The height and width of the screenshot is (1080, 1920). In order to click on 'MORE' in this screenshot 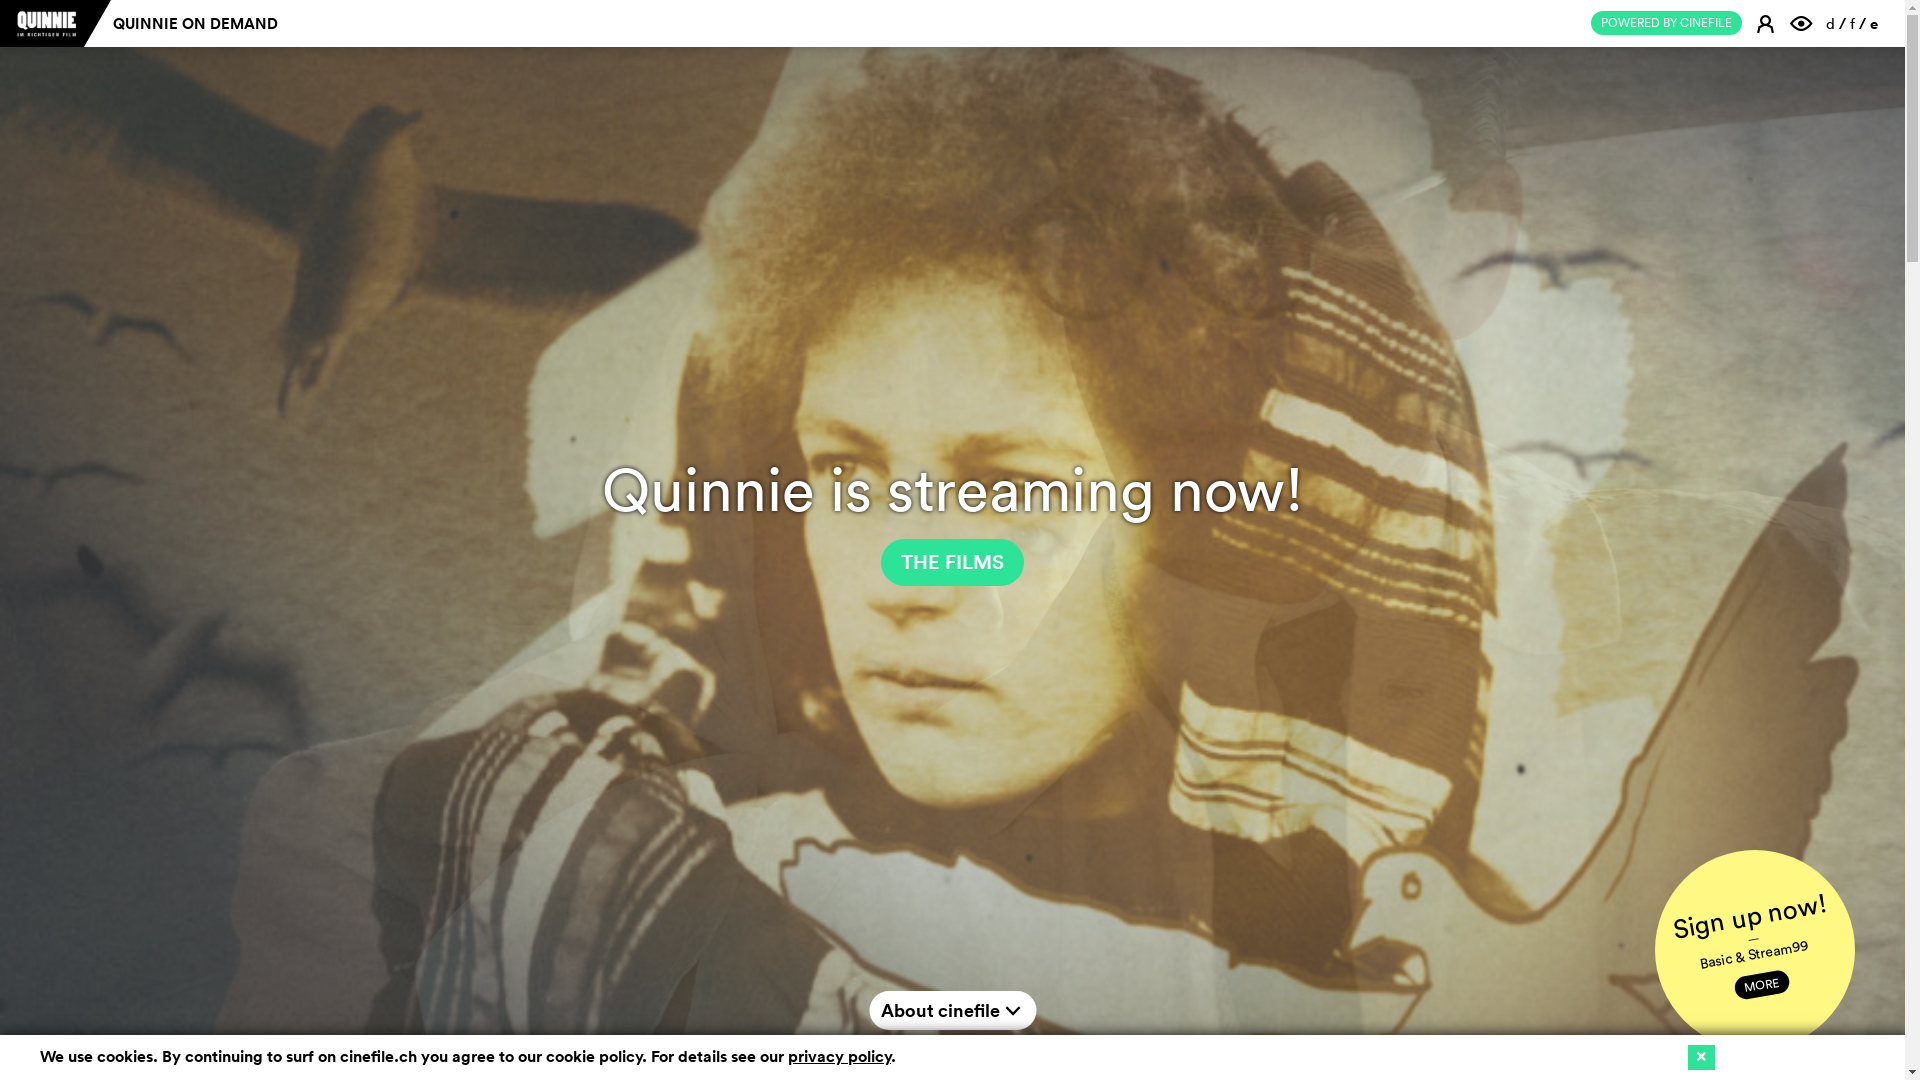, I will do `click(1760, 979)`.